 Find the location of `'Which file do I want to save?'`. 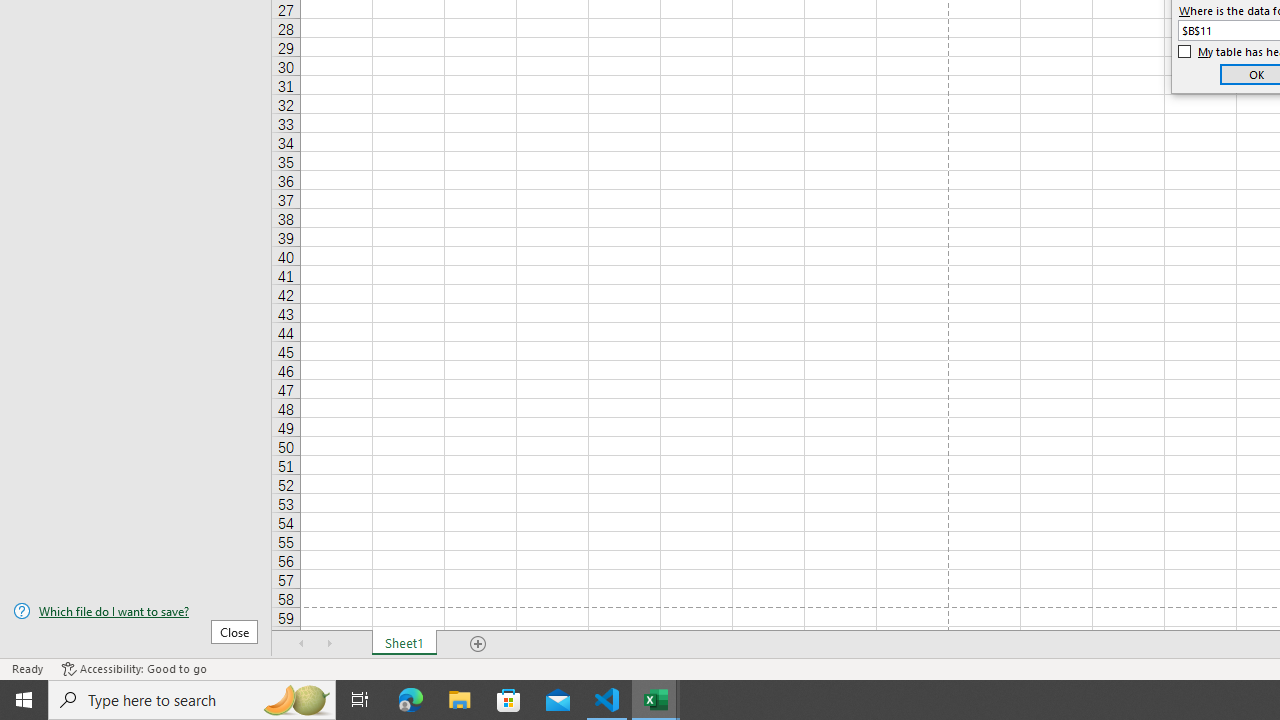

'Which file do I want to save?' is located at coordinates (135, 610).